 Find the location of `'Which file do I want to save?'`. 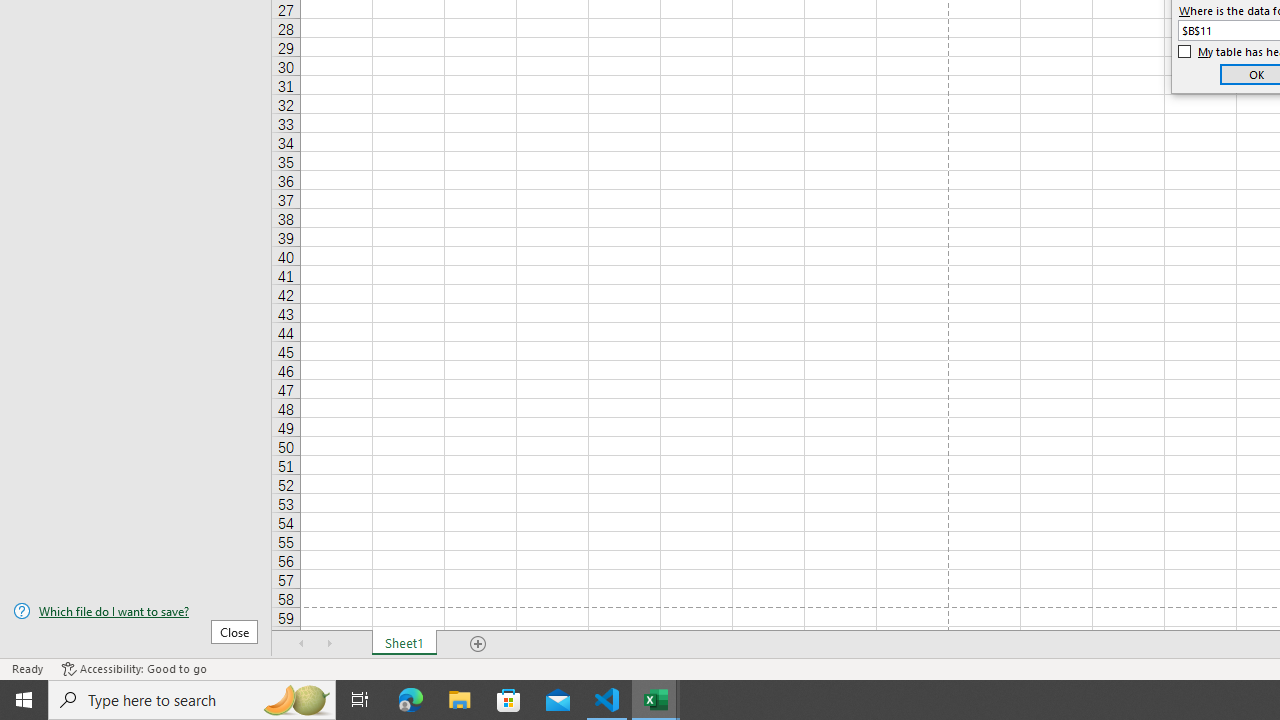

'Which file do I want to save?' is located at coordinates (135, 610).